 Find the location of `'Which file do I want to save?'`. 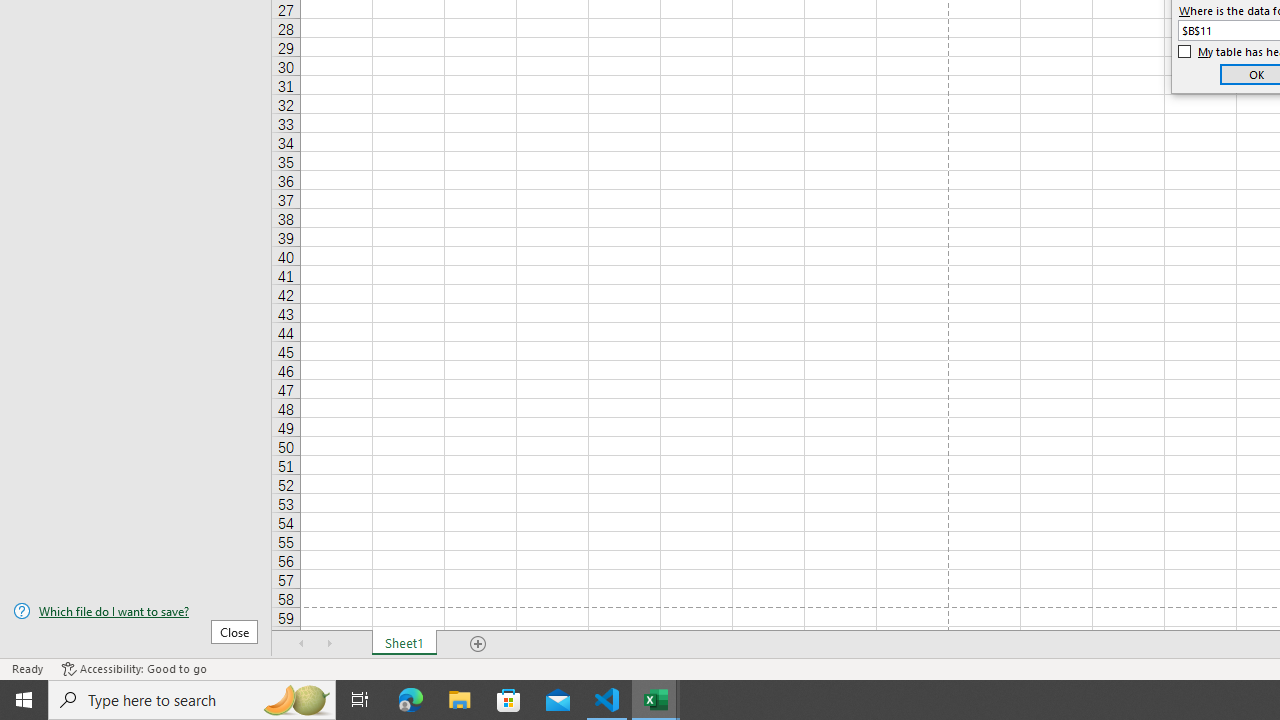

'Which file do I want to save?' is located at coordinates (135, 610).